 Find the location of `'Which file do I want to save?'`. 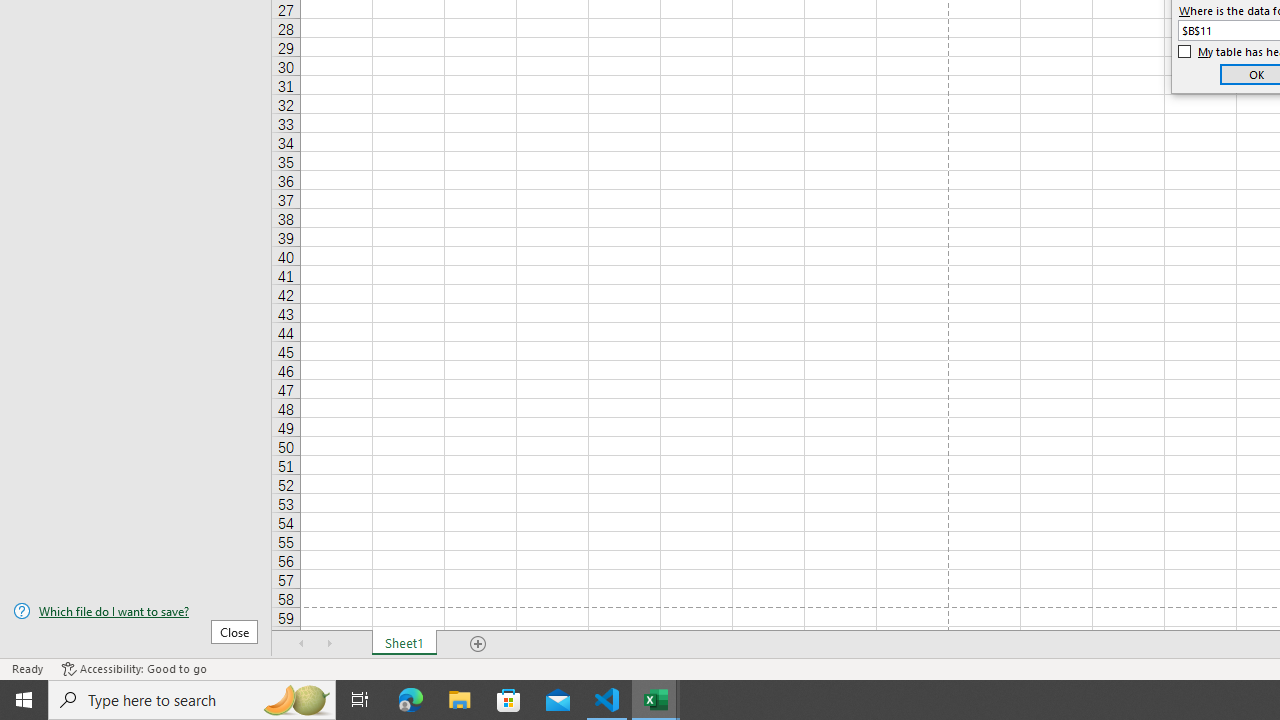

'Which file do I want to save?' is located at coordinates (135, 610).